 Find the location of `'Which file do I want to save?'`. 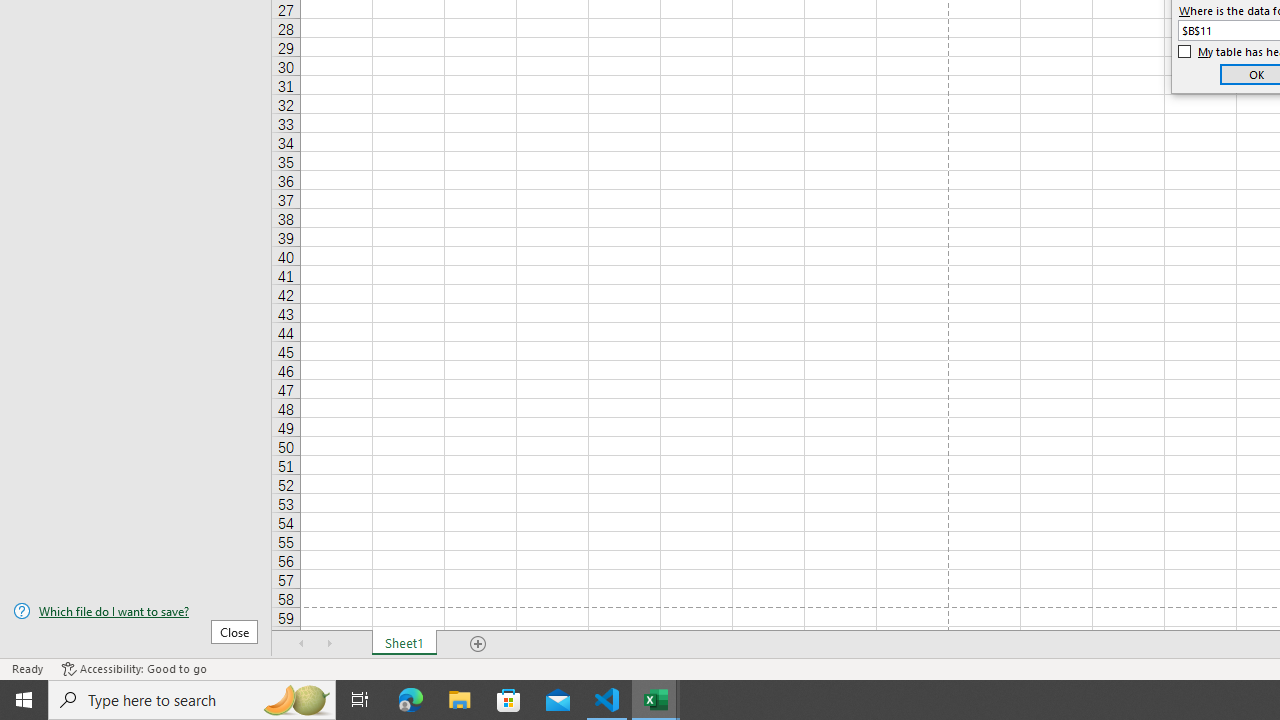

'Which file do I want to save?' is located at coordinates (135, 610).